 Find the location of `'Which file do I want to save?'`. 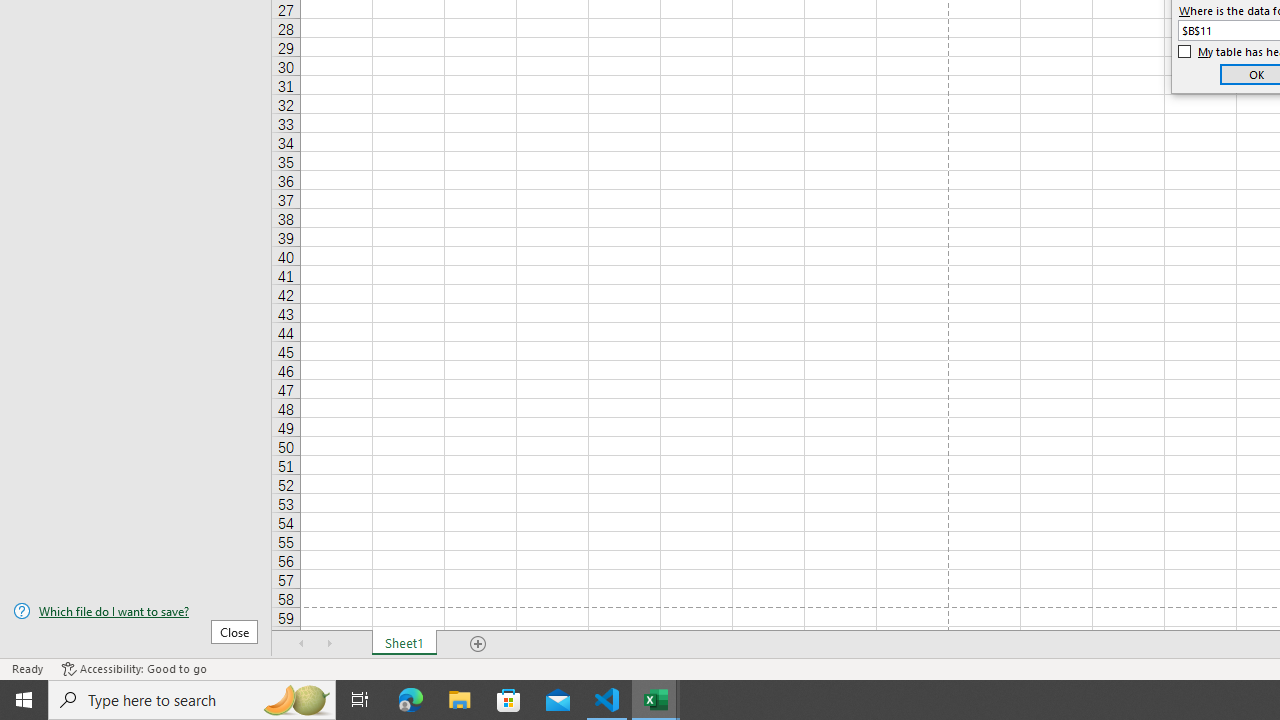

'Which file do I want to save?' is located at coordinates (135, 610).